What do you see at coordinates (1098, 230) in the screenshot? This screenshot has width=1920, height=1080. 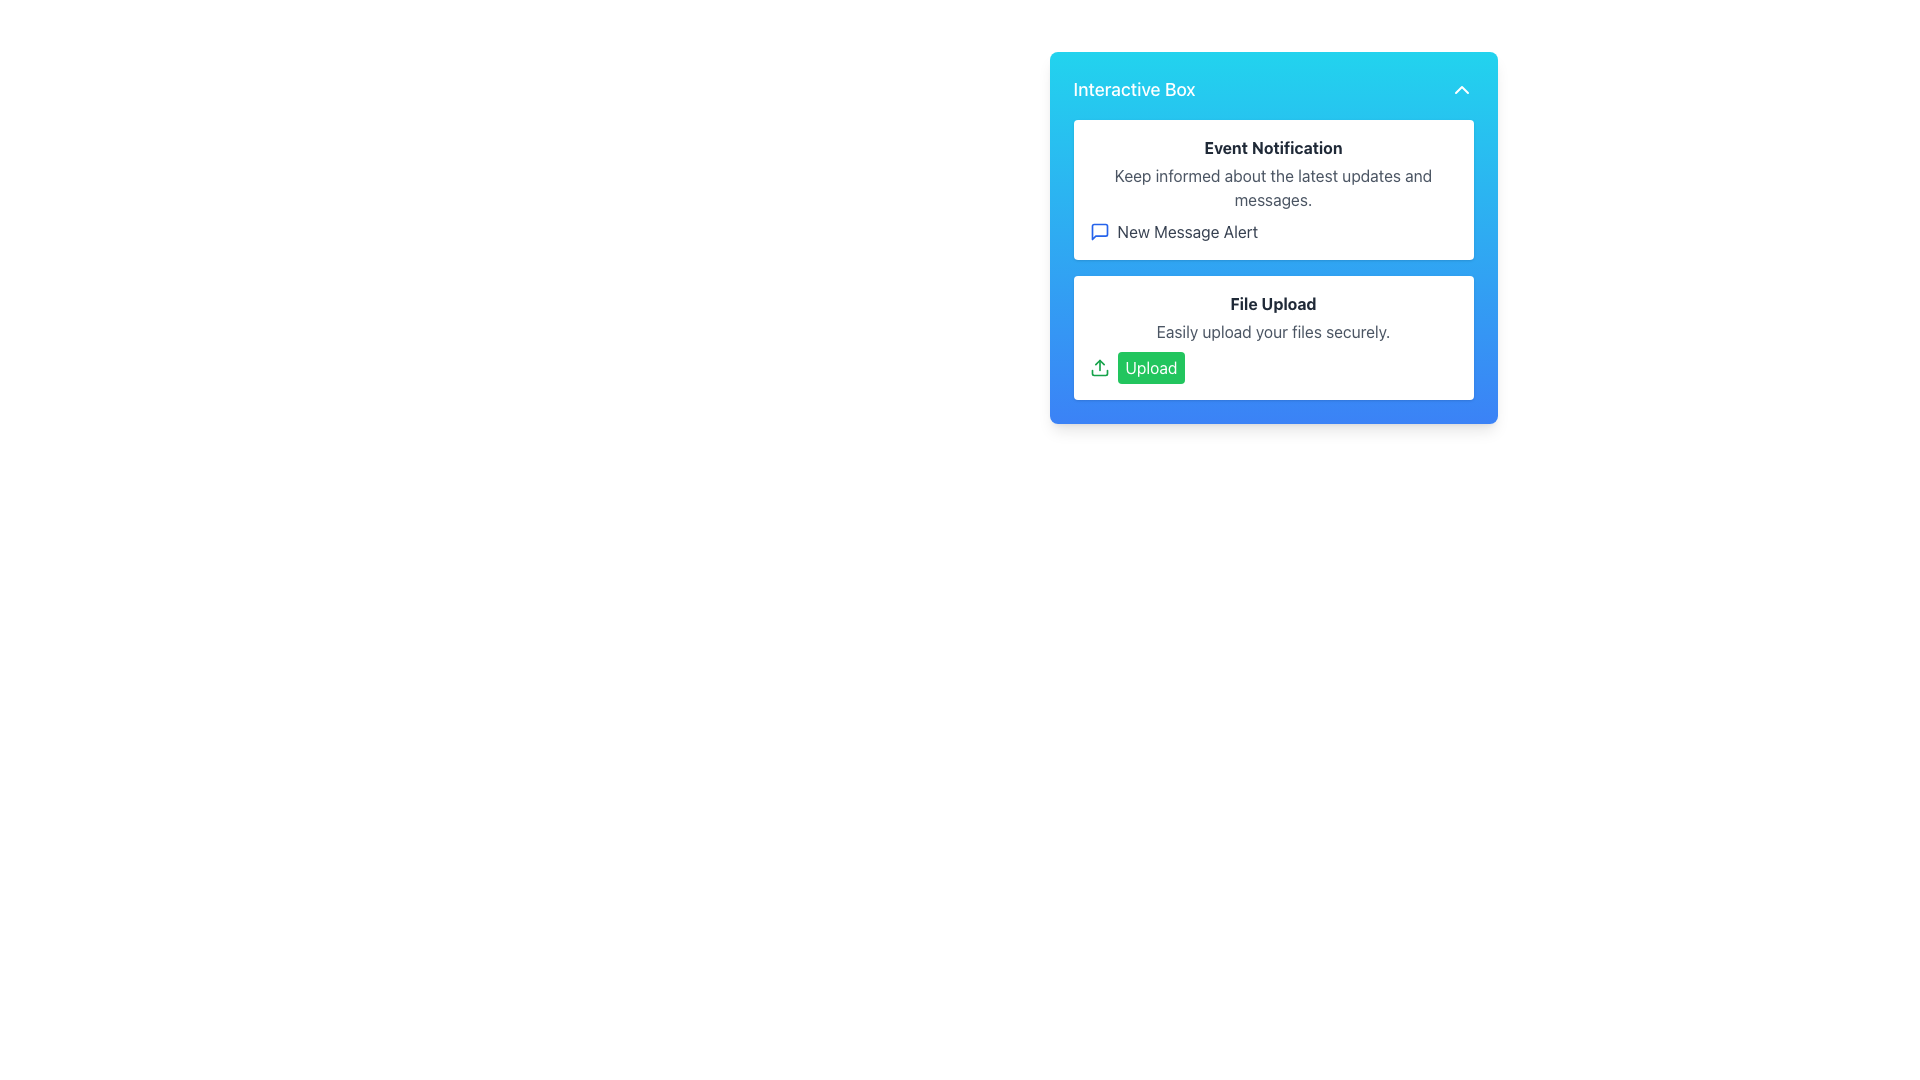 I see `the 'New Message Alert' SVG Icon located to the left of the alert text in the 'Interactive Box' interface` at bounding box center [1098, 230].